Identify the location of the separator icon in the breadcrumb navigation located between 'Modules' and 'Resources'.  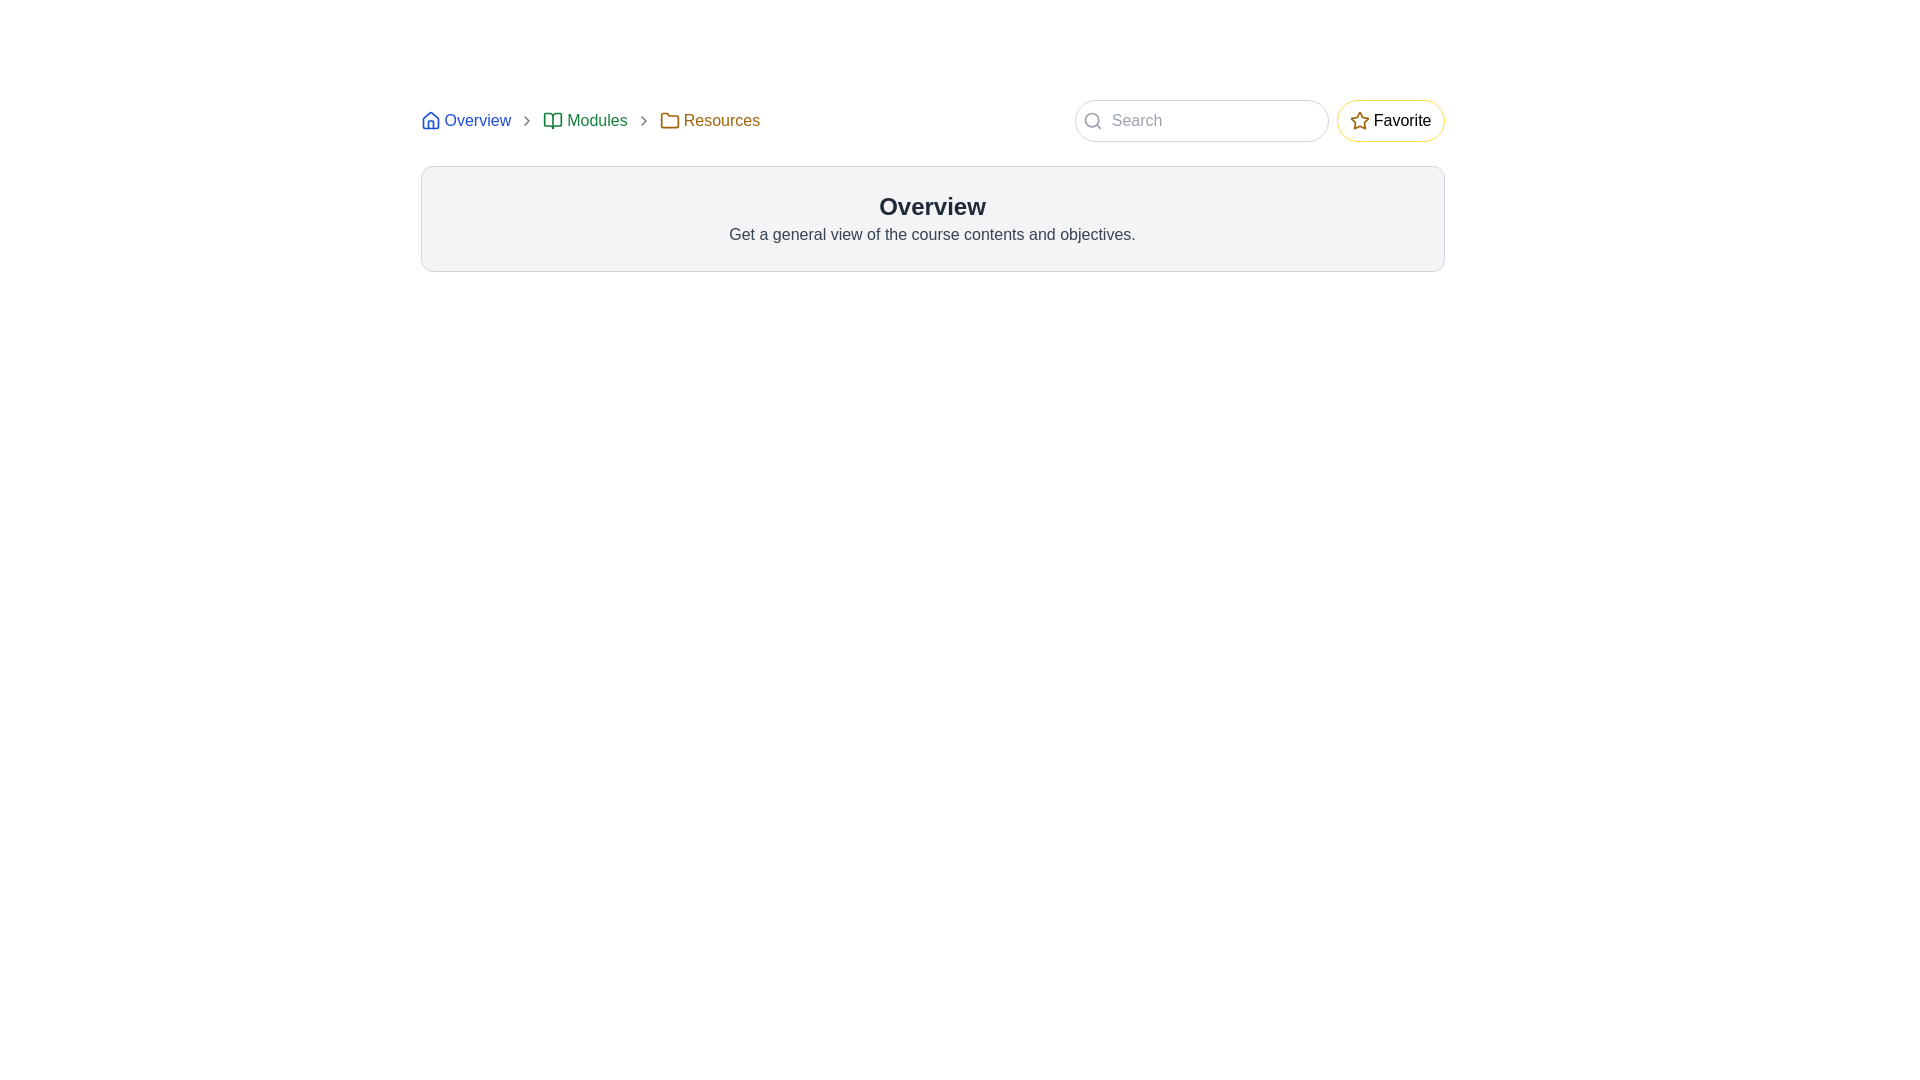
(643, 120).